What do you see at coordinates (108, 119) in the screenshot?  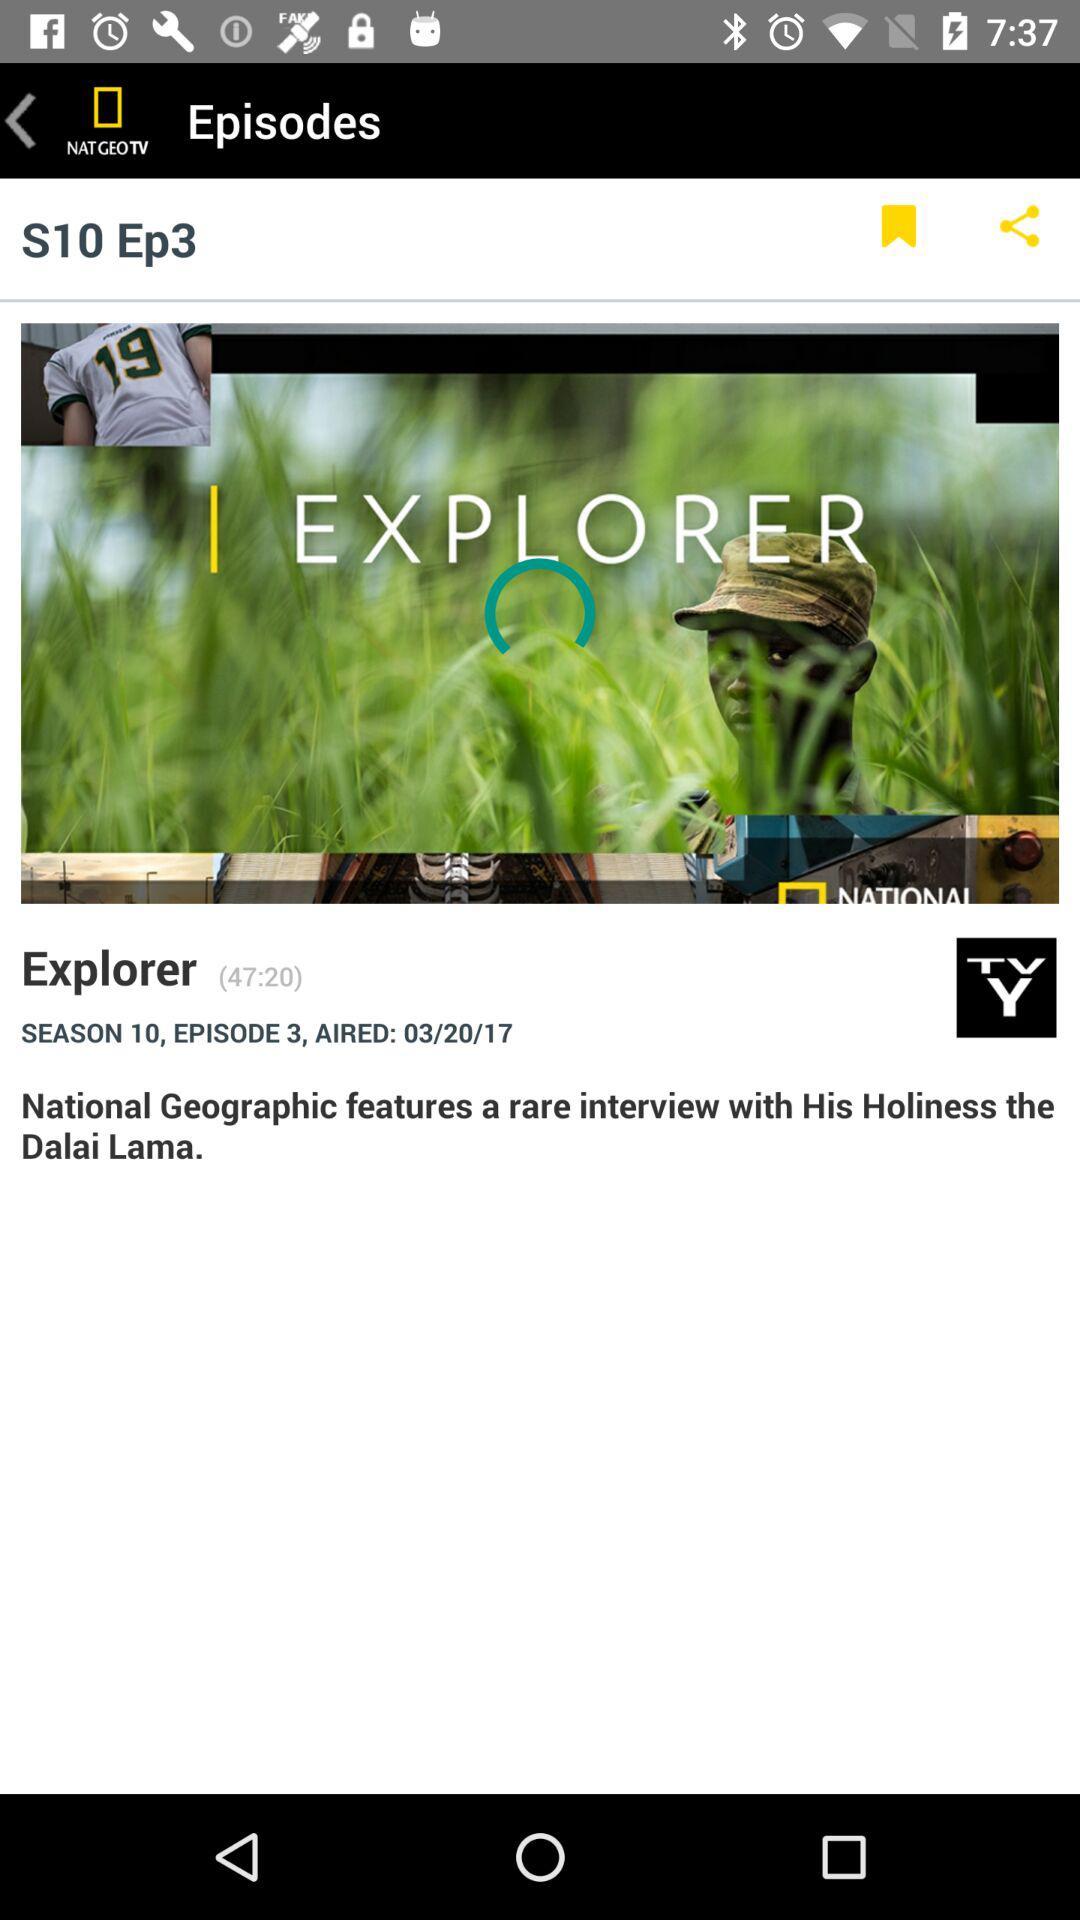 I see `website link` at bounding box center [108, 119].